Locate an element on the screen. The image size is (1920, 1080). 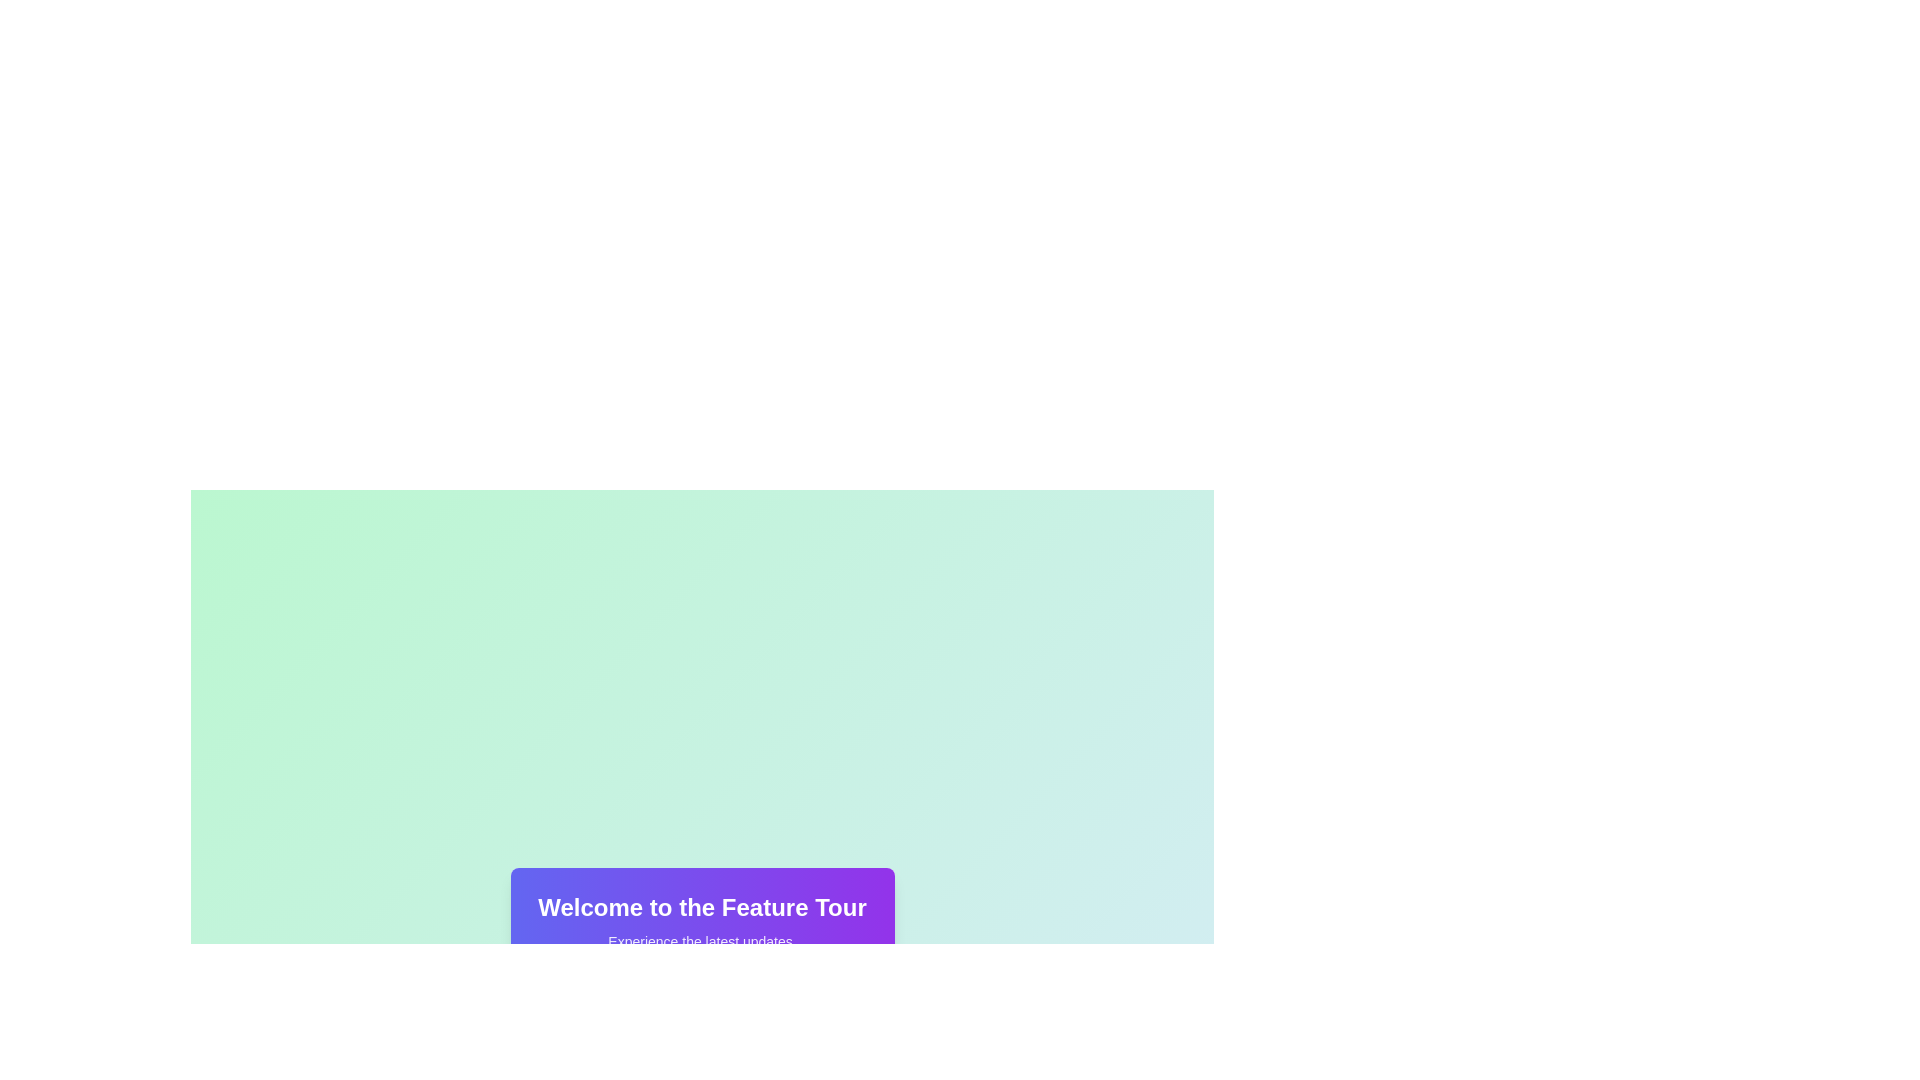
the welcoming message area that introduces the feature tour and highlights recent updates for accessibility is located at coordinates (702, 921).